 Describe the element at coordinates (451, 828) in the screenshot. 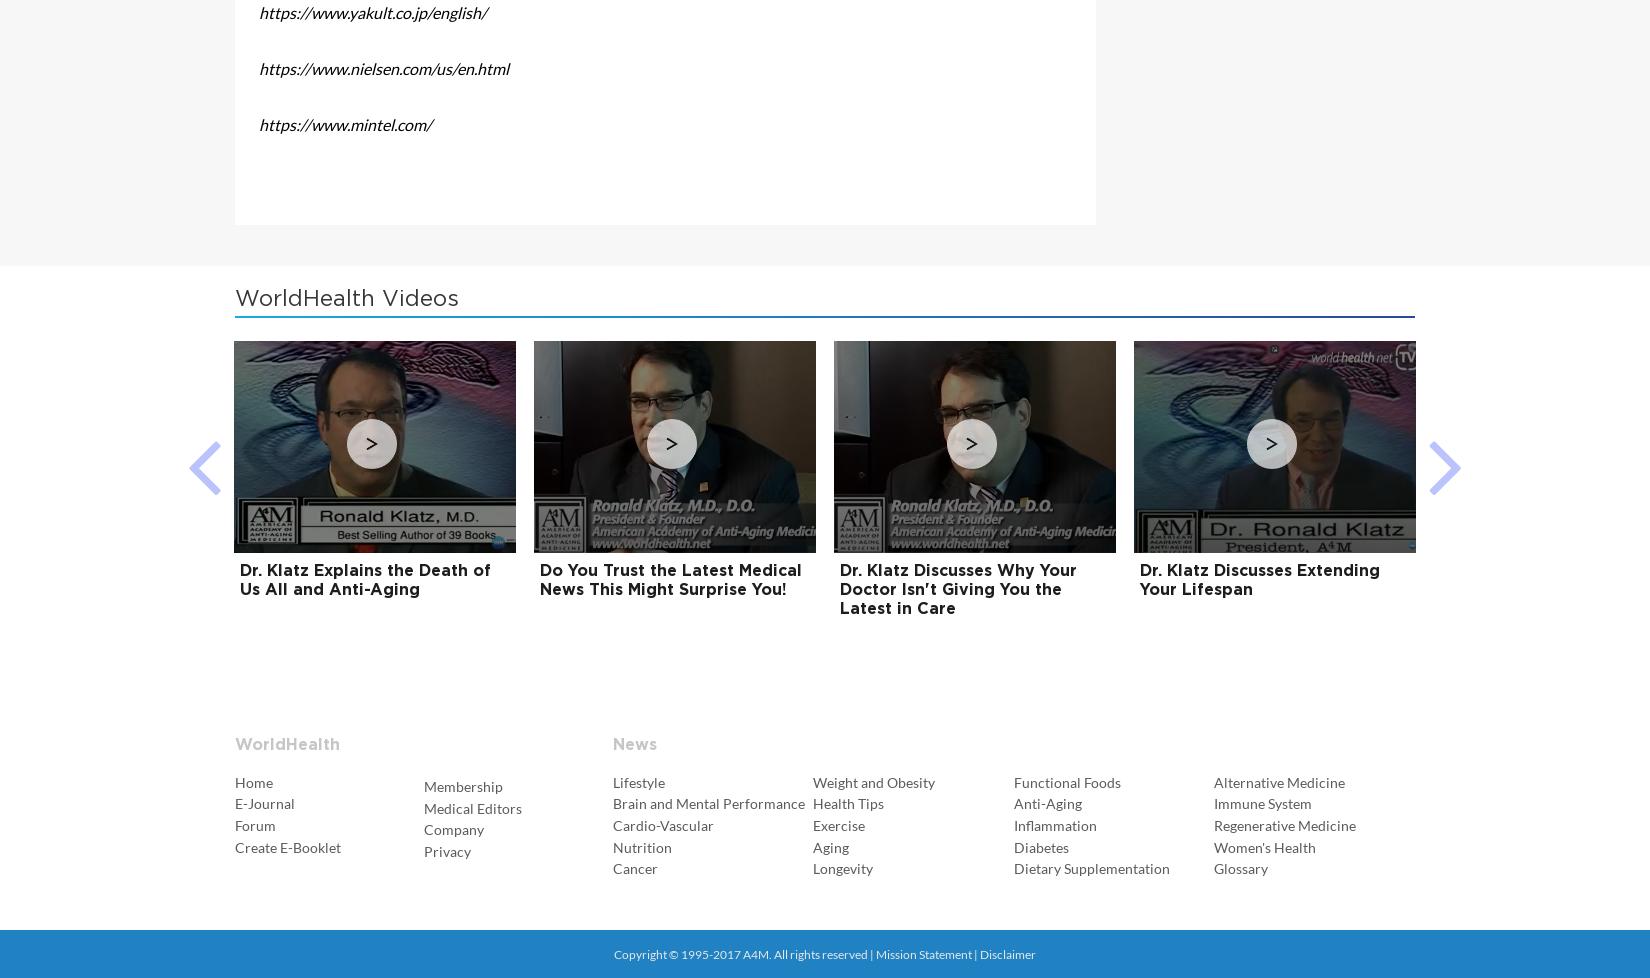

I see `'Company'` at that location.